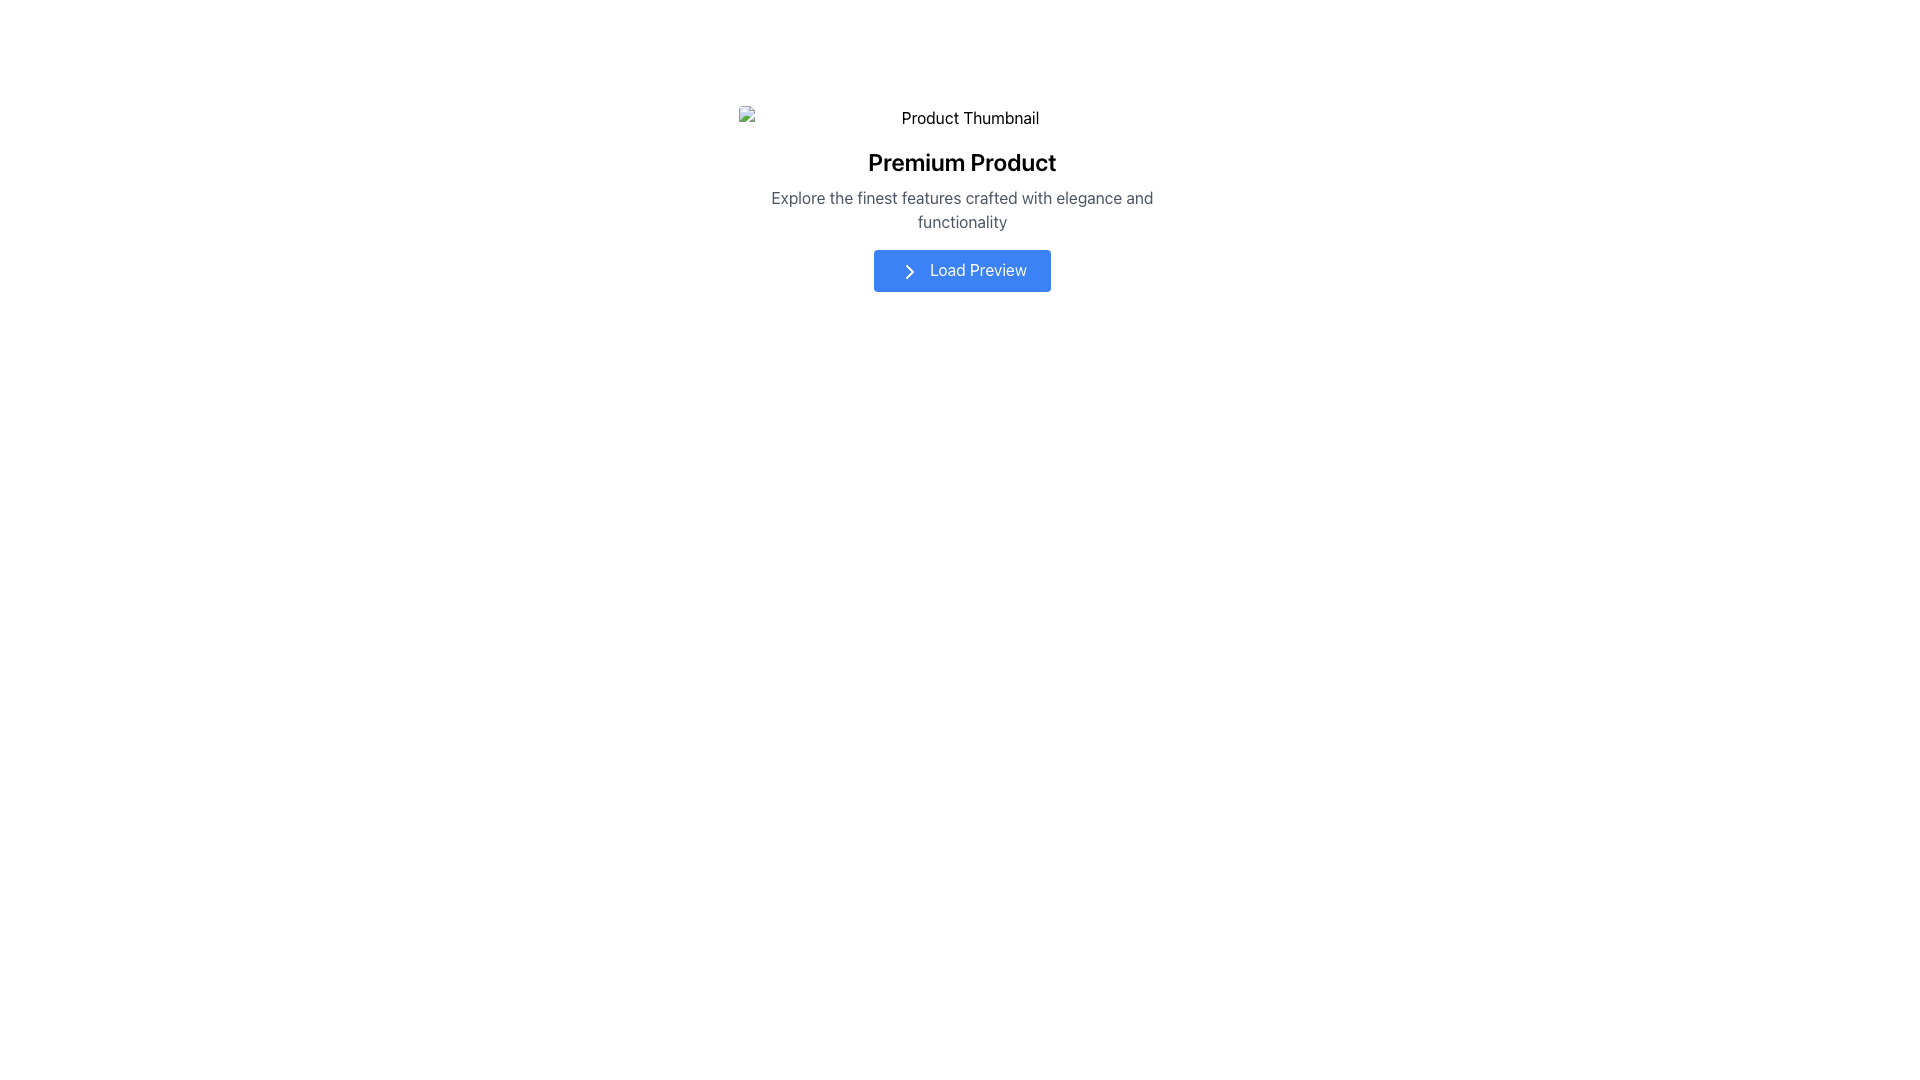 This screenshot has width=1920, height=1080. Describe the element at coordinates (909, 271) in the screenshot. I see `the right-pointing chevron icon within the 'Load Preview' button to interact with it` at that location.